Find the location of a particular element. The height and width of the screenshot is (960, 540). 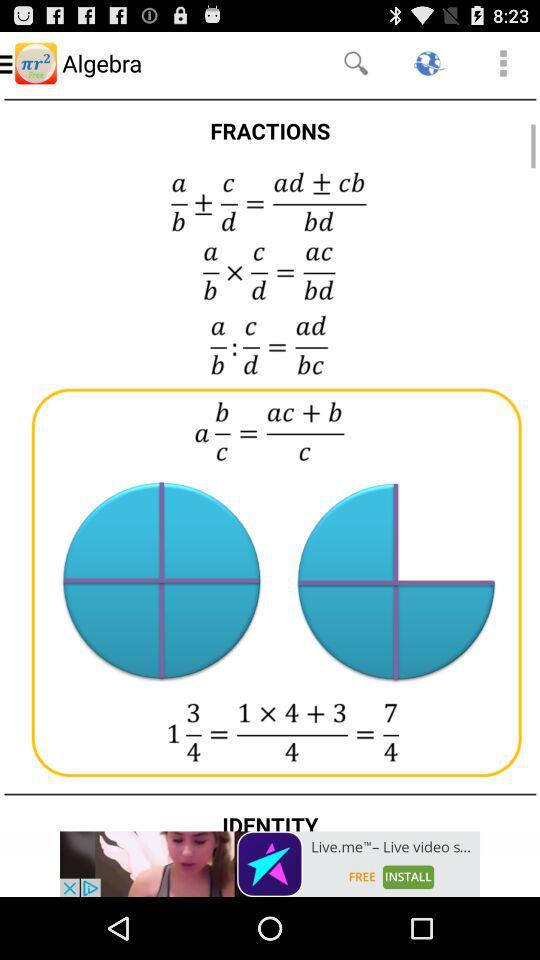

math problem display is located at coordinates (270, 462).